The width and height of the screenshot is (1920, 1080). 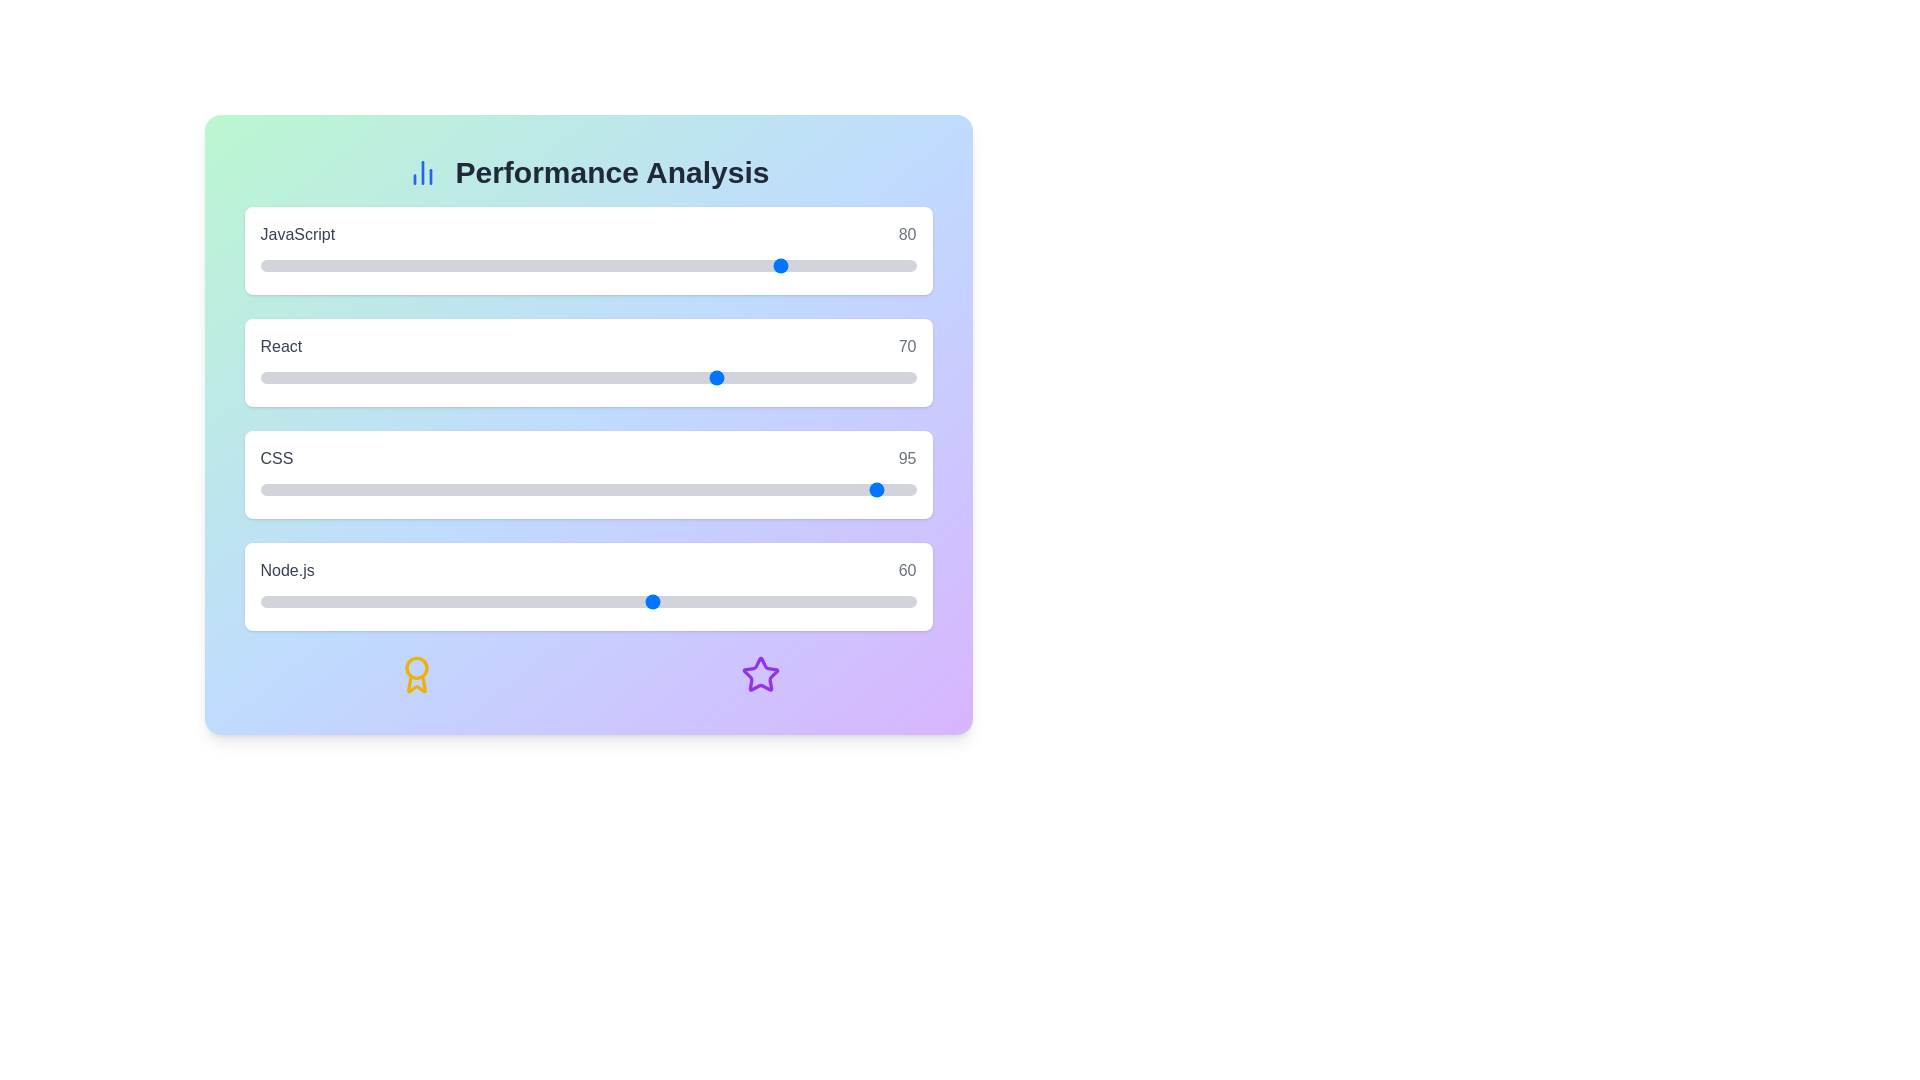 What do you see at coordinates (587, 265) in the screenshot?
I see `the slider for JavaScript to inspect its level` at bounding box center [587, 265].